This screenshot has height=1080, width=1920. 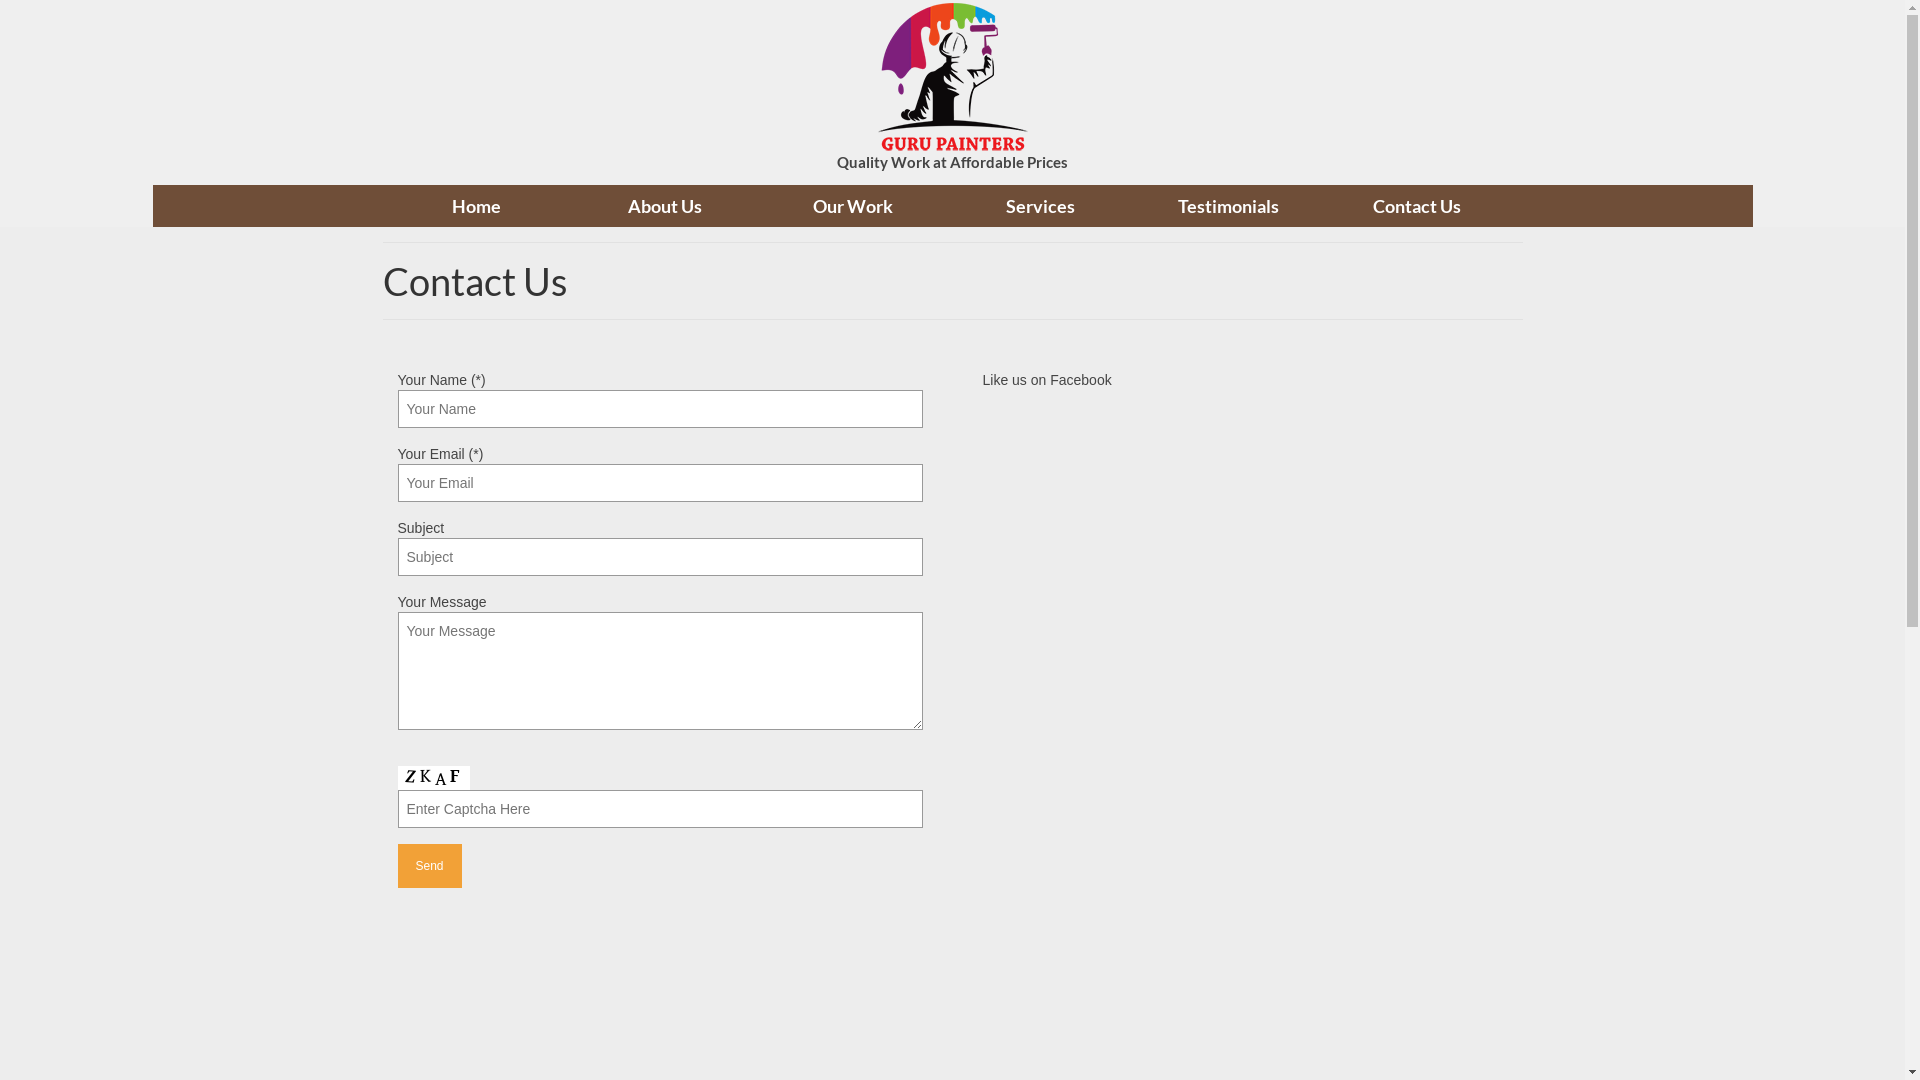 I want to click on 'Our Work', so click(x=757, y=205).